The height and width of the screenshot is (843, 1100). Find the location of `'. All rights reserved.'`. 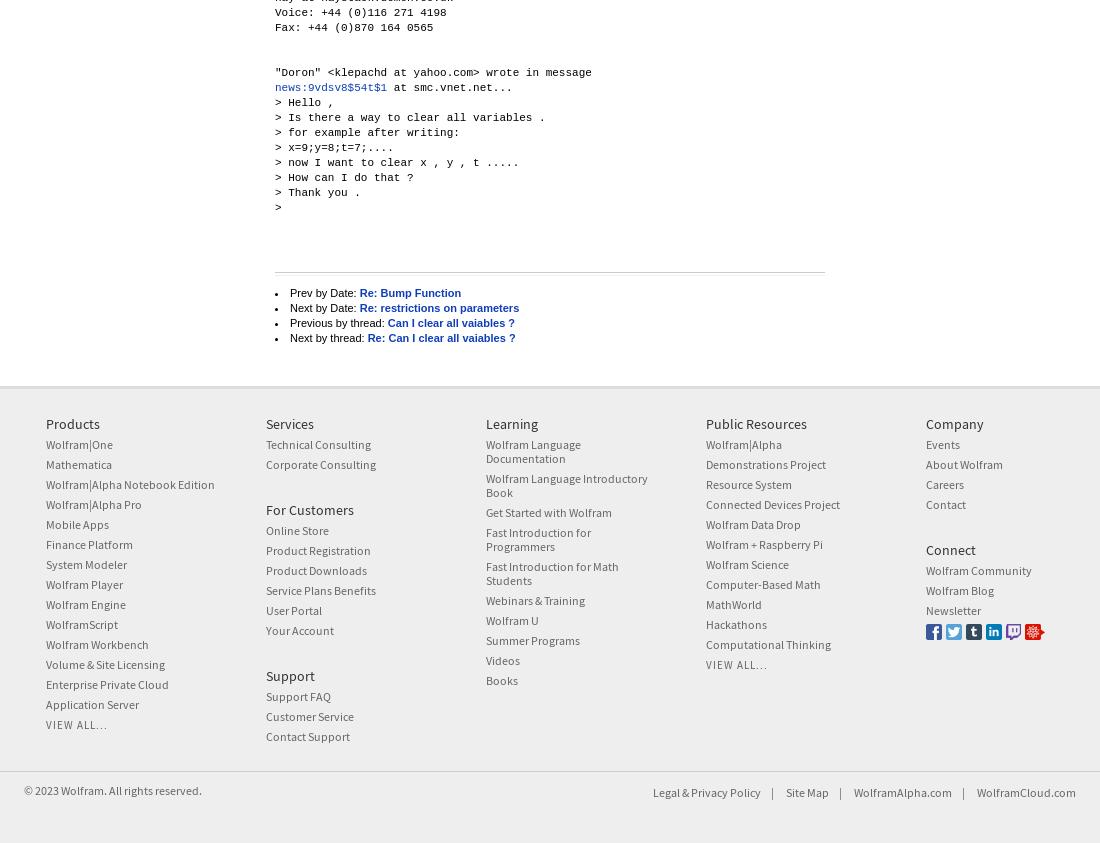

'. All rights reserved.' is located at coordinates (103, 790).